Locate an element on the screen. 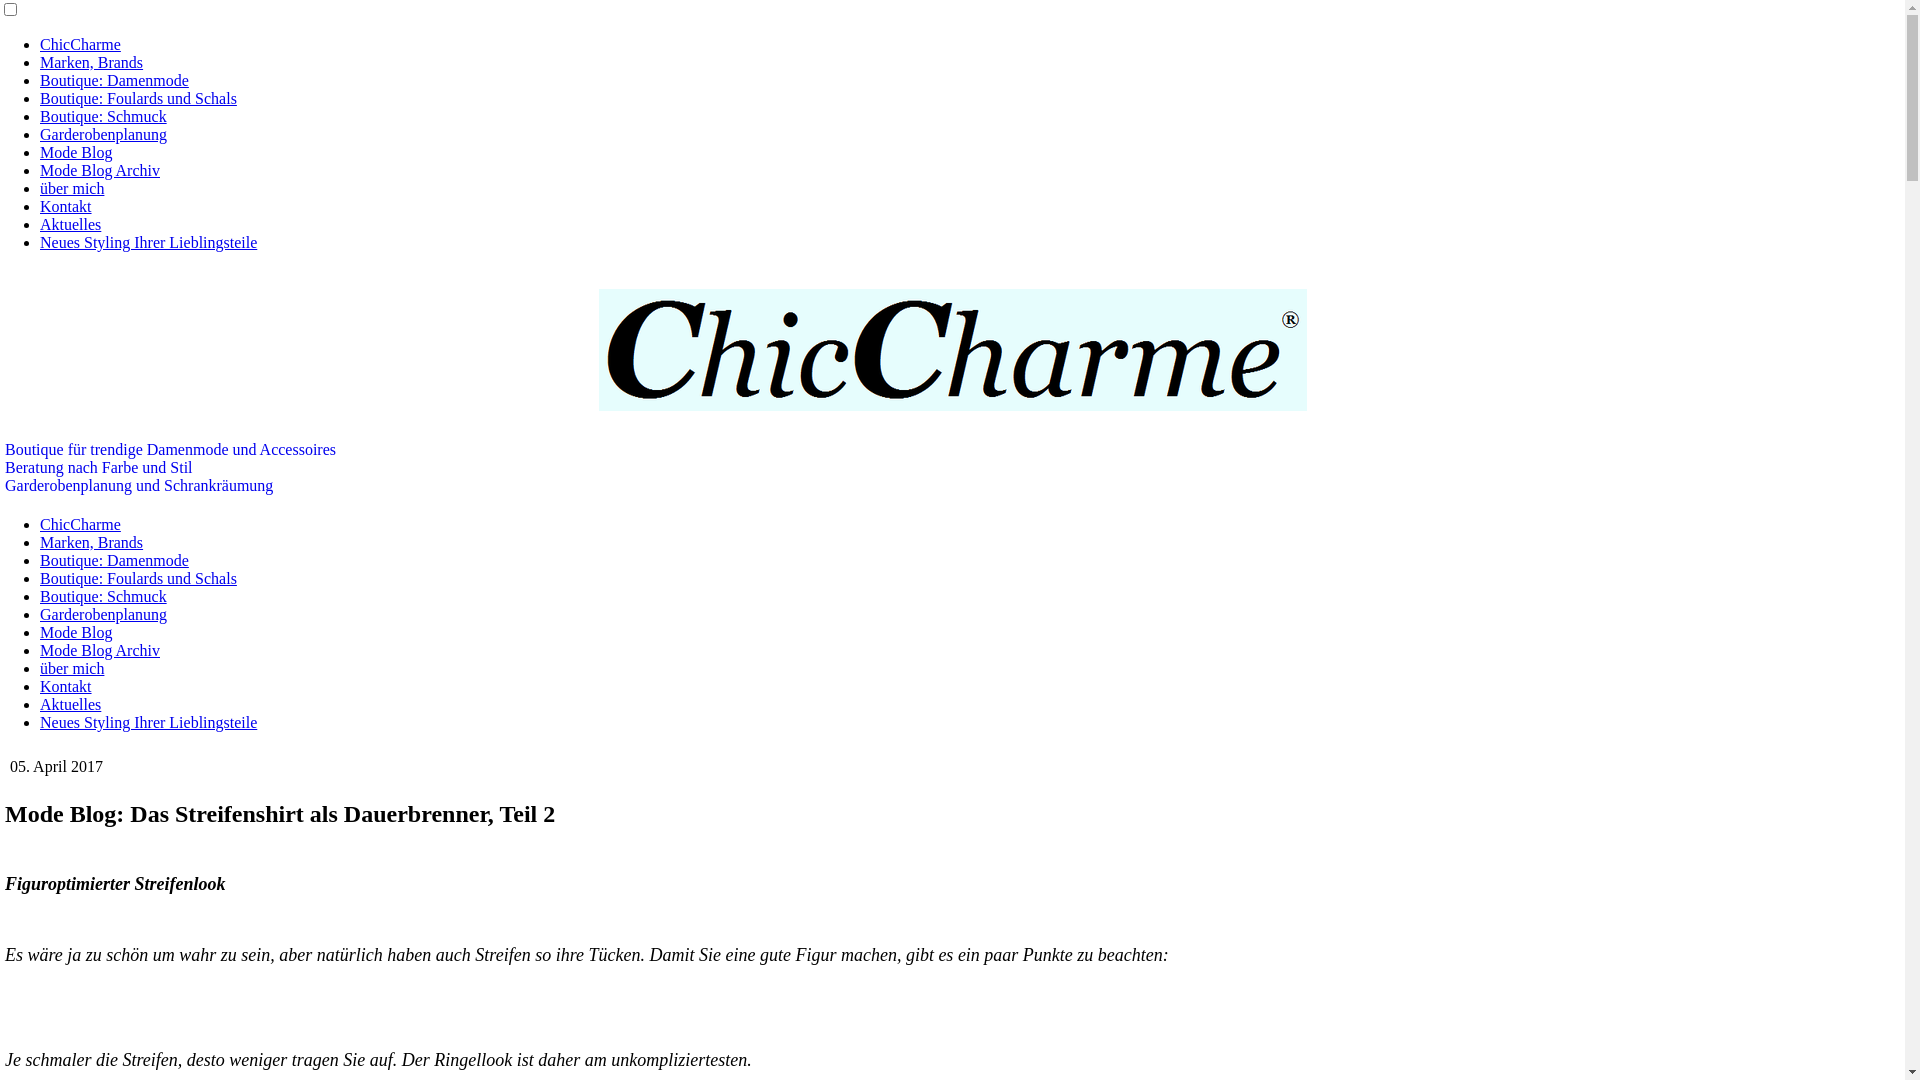 Image resolution: width=1920 pixels, height=1080 pixels. 'Marken, Brands' is located at coordinates (39, 542).